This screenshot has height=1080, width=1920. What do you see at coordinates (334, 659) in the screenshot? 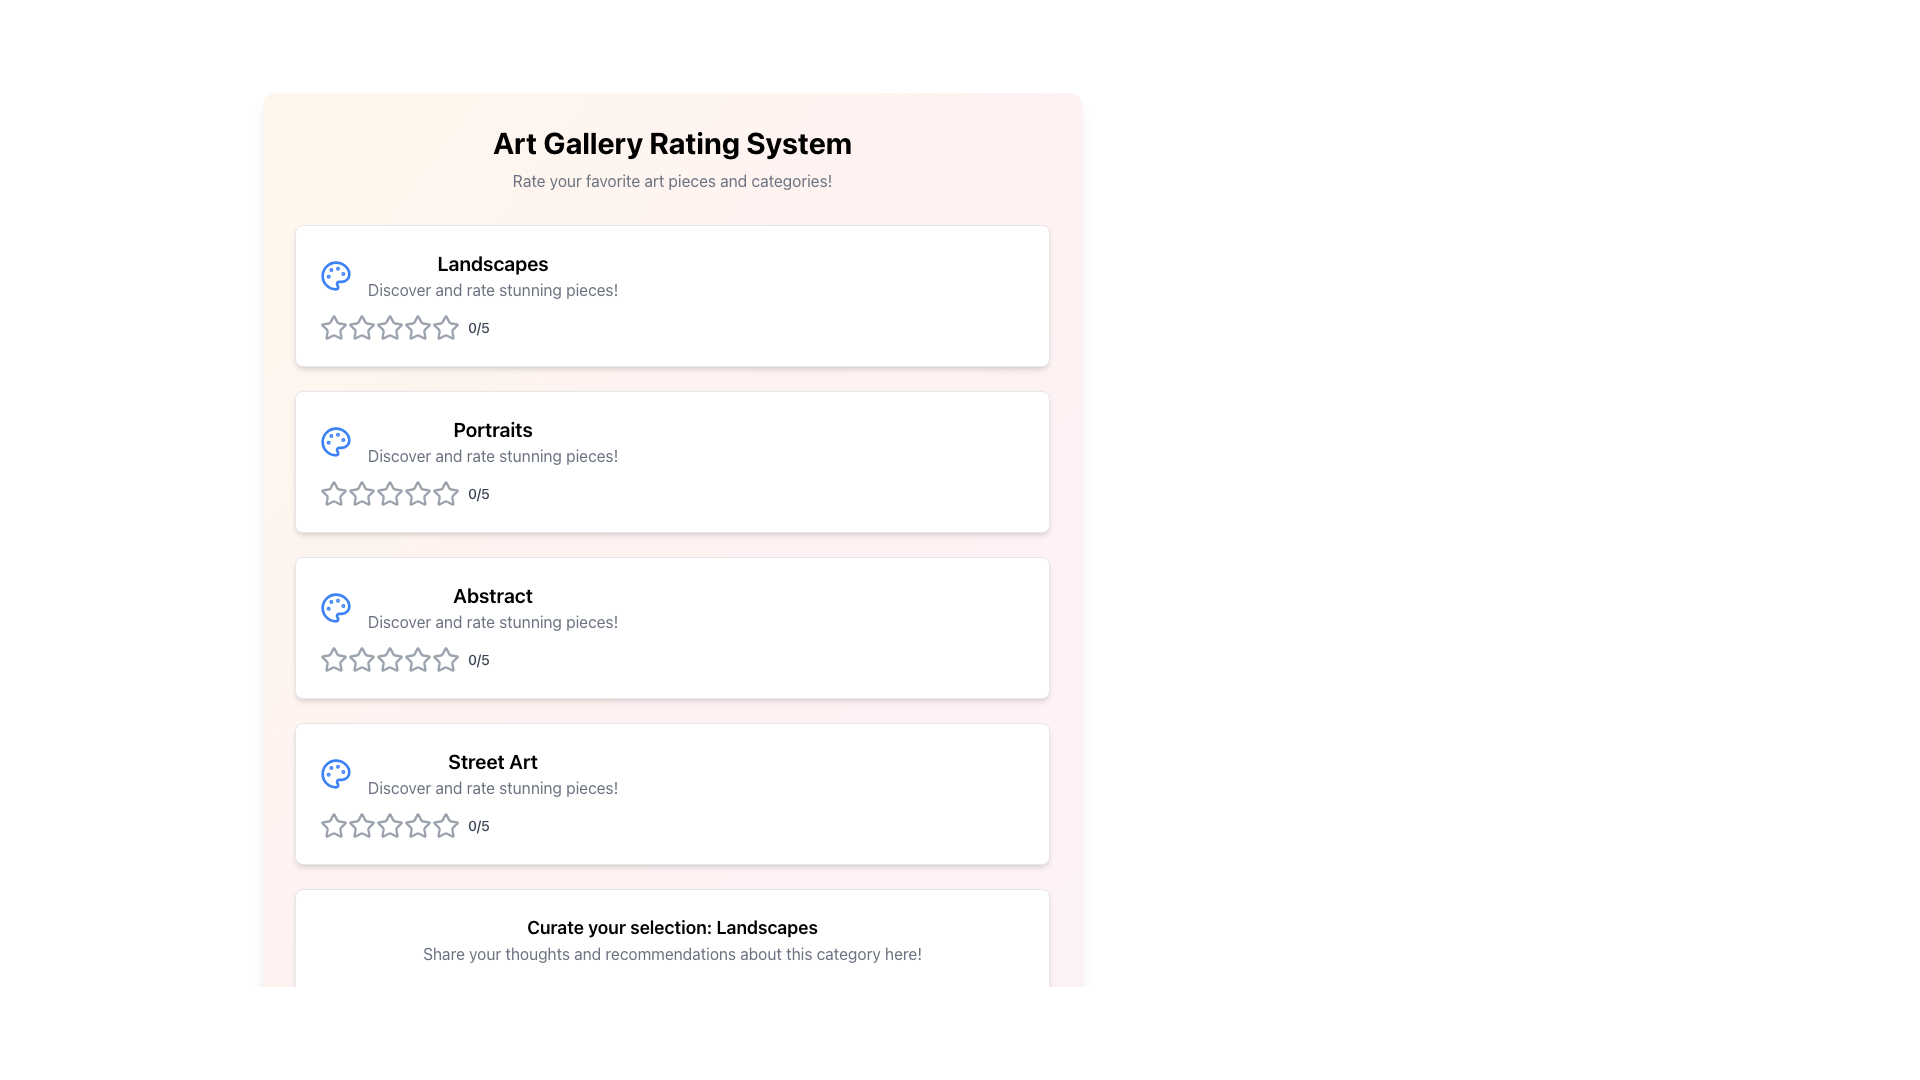
I see `the first star button in the five-star rating system for the 'Abstract' category` at bounding box center [334, 659].